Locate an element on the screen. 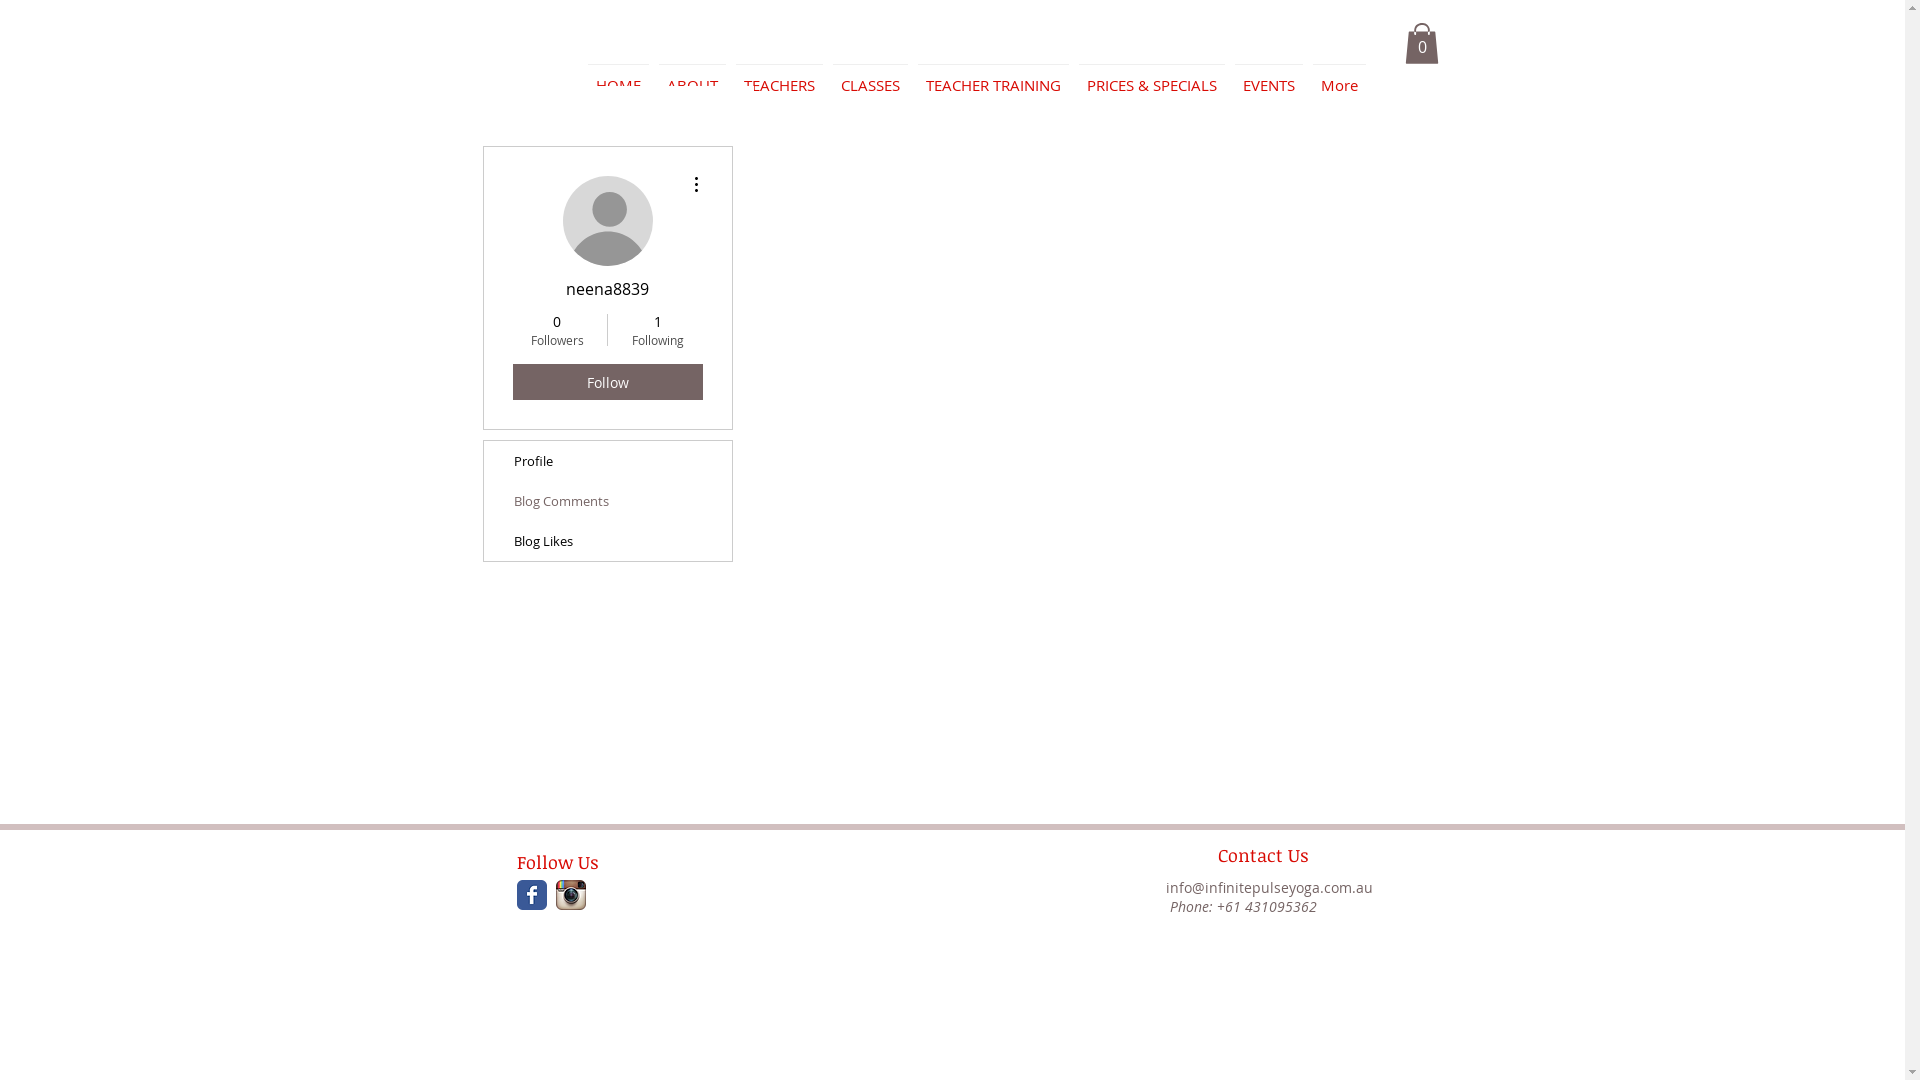 The image size is (1920, 1080). 'CLASSES' is located at coordinates (870, 75).